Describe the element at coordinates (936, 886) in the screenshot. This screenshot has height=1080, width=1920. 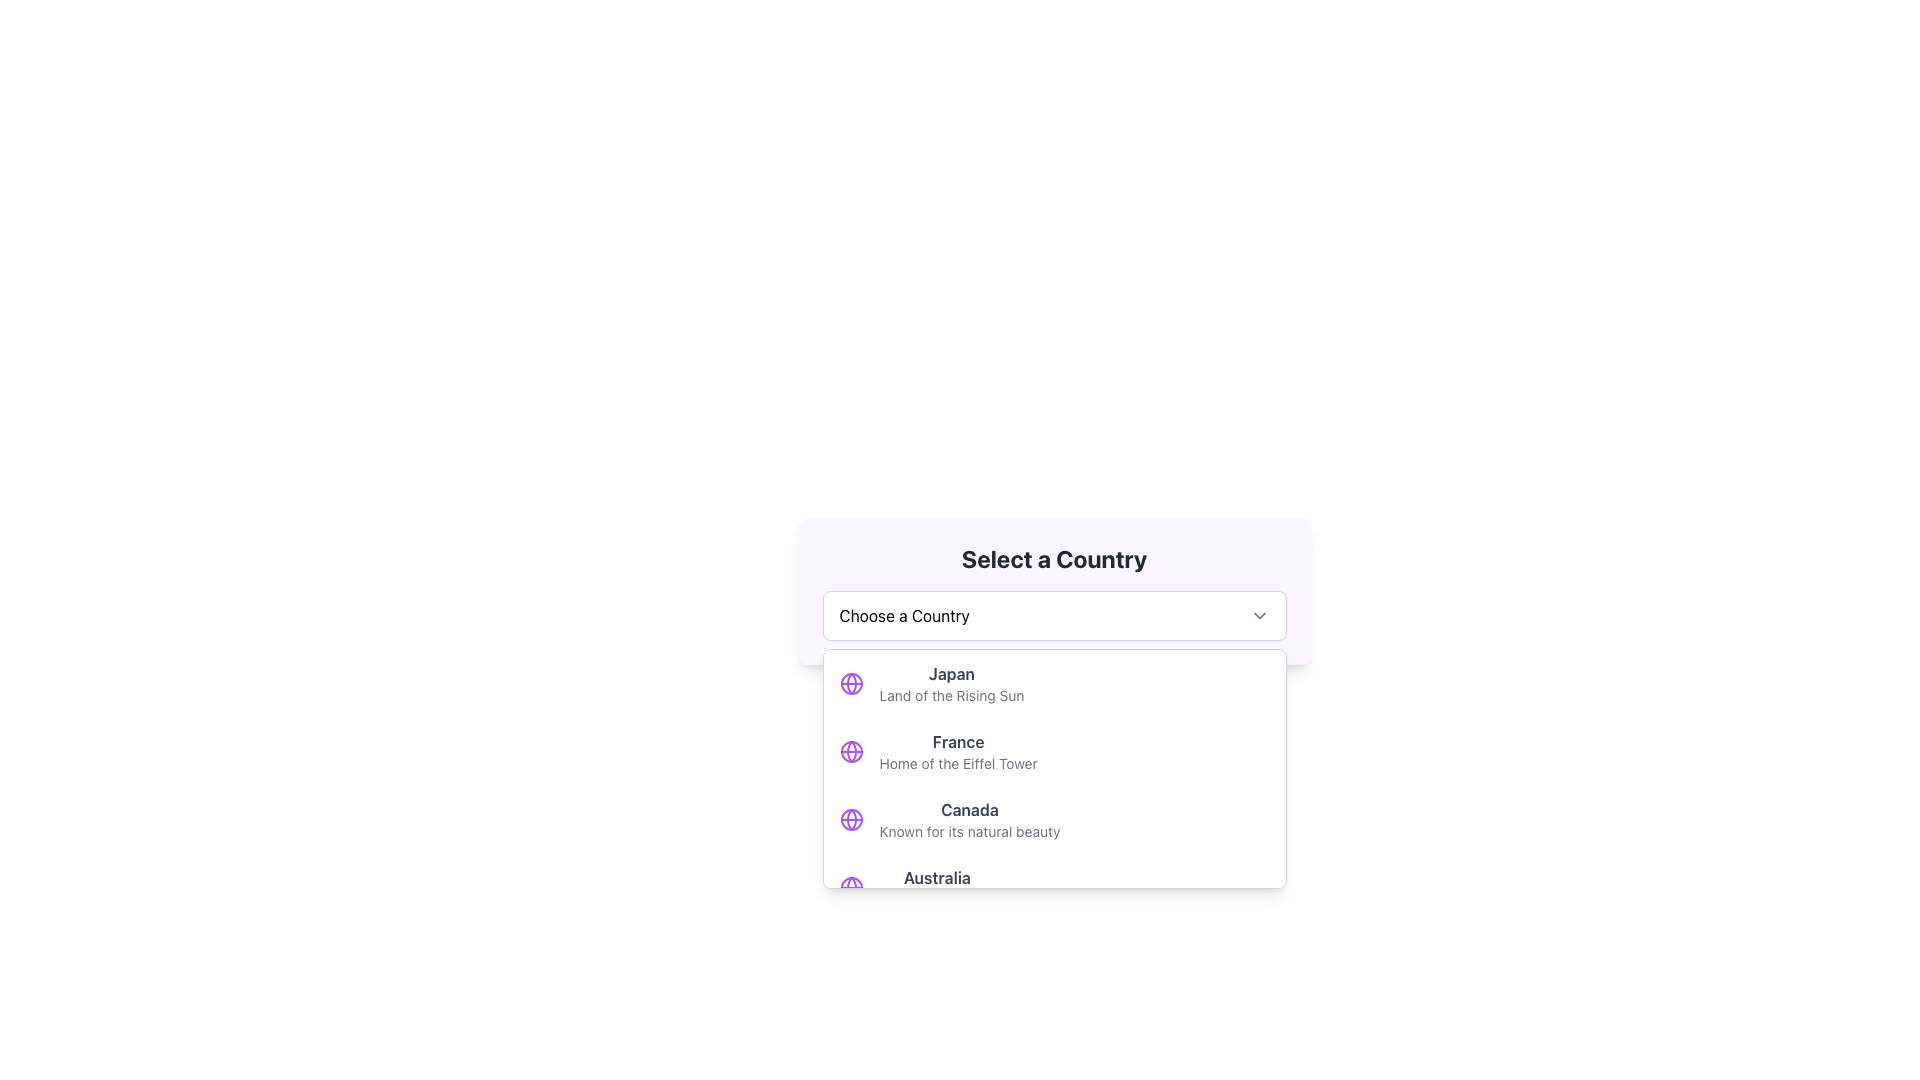
I see `the dropdown menu item displaying 'Australia' in bold, located at the bottom of the country options list under 'Select a Country.'` at that location.